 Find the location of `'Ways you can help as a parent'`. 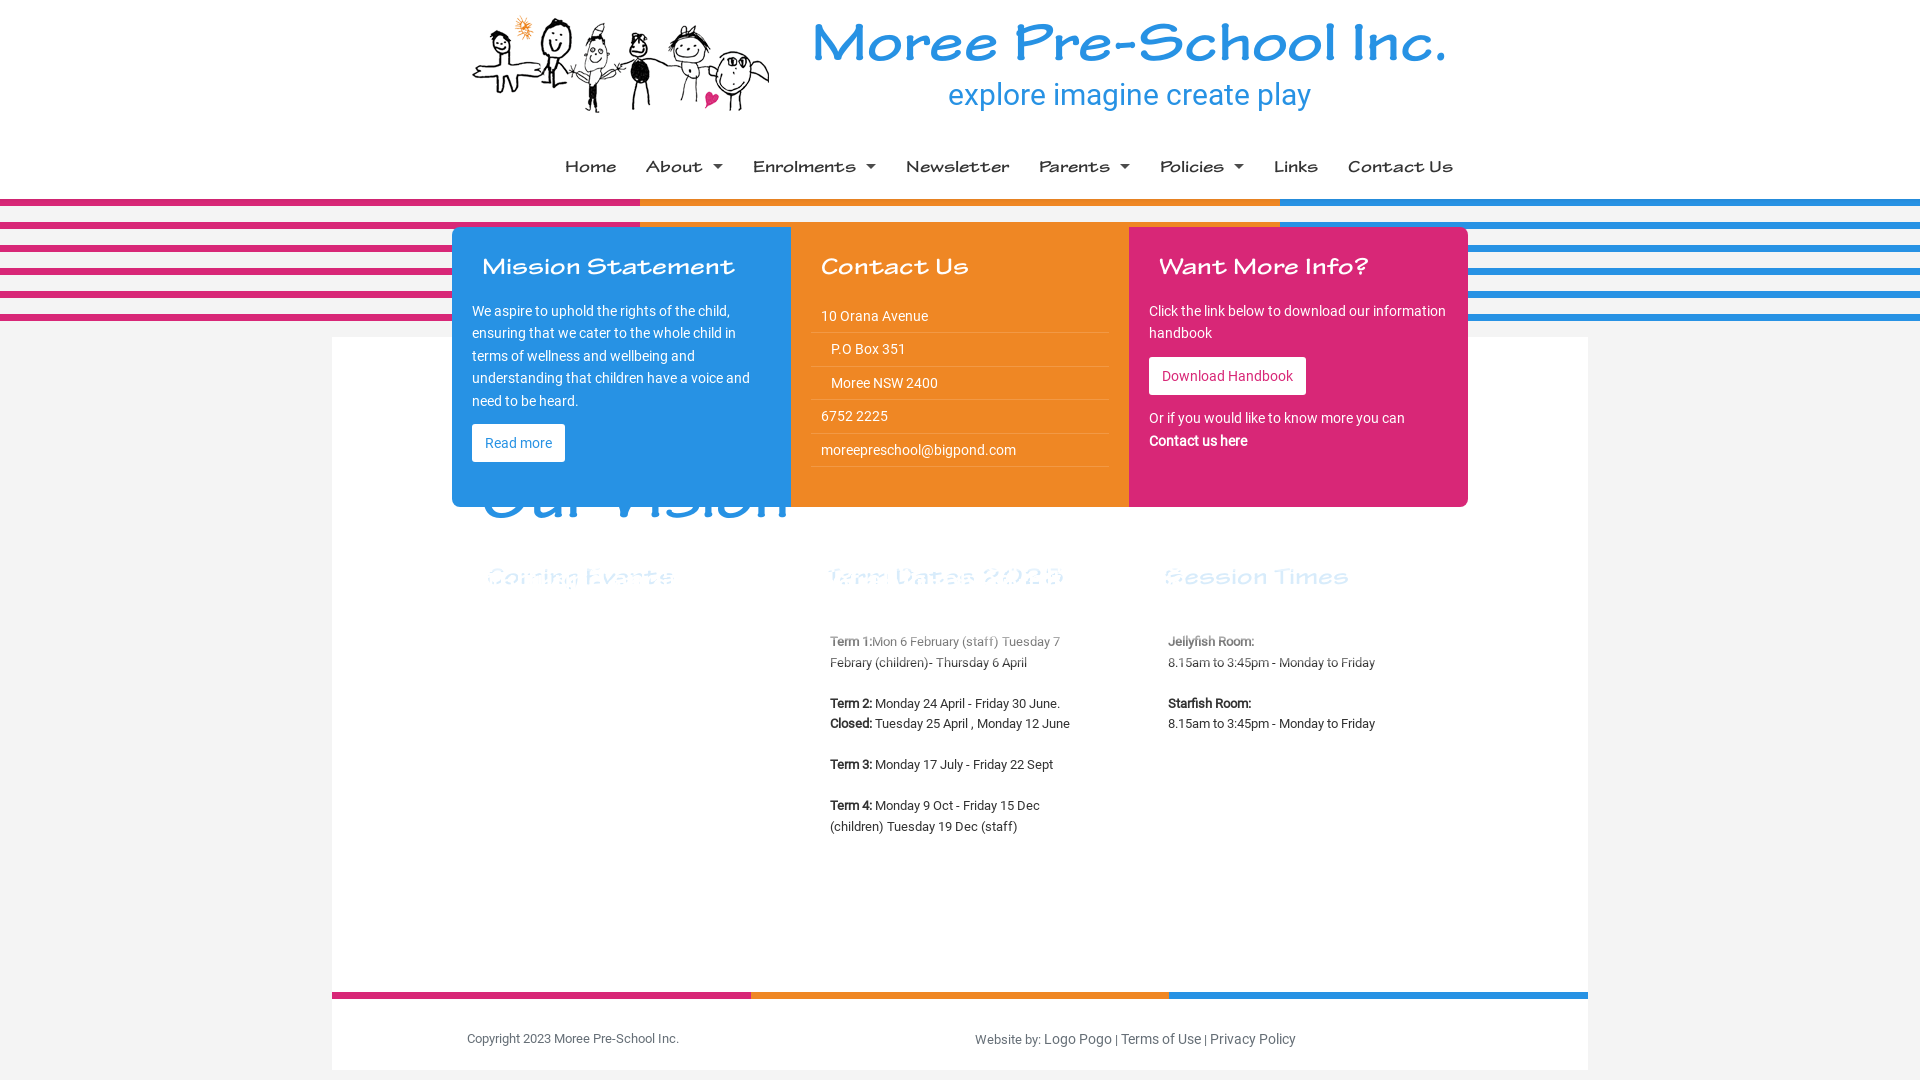

'Ways you can help as a parent' is located at coordinates (1083, 571).